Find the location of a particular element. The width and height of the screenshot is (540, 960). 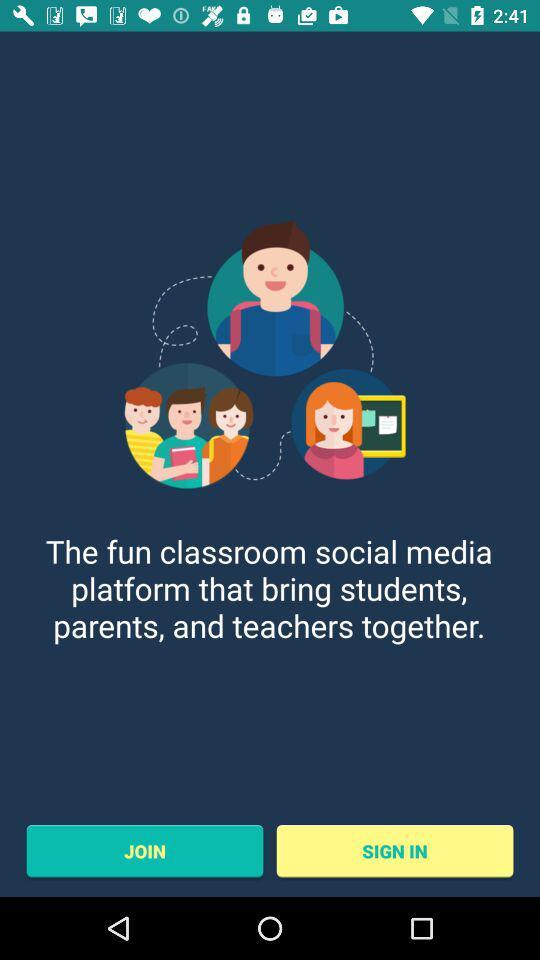

the join item is located at coordinates (143, 850).